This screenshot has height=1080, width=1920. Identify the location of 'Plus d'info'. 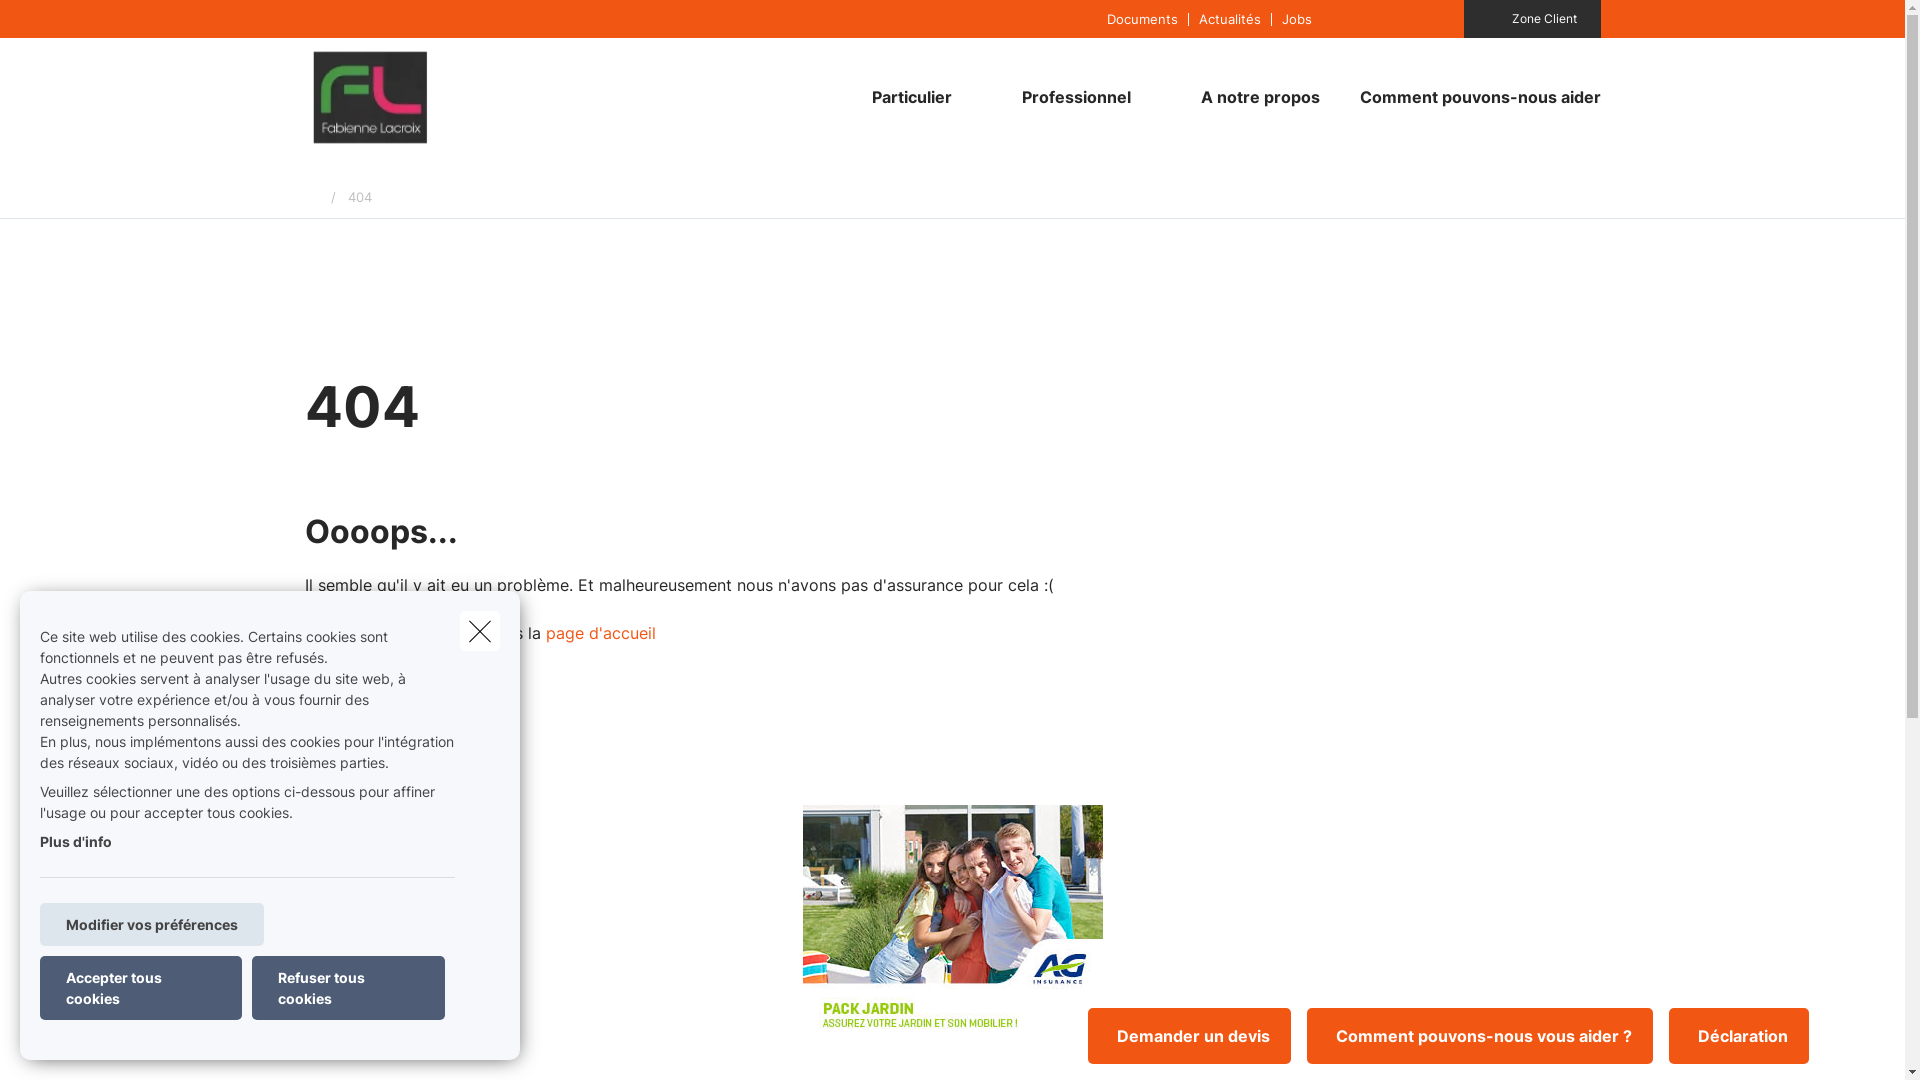
(76, 841).